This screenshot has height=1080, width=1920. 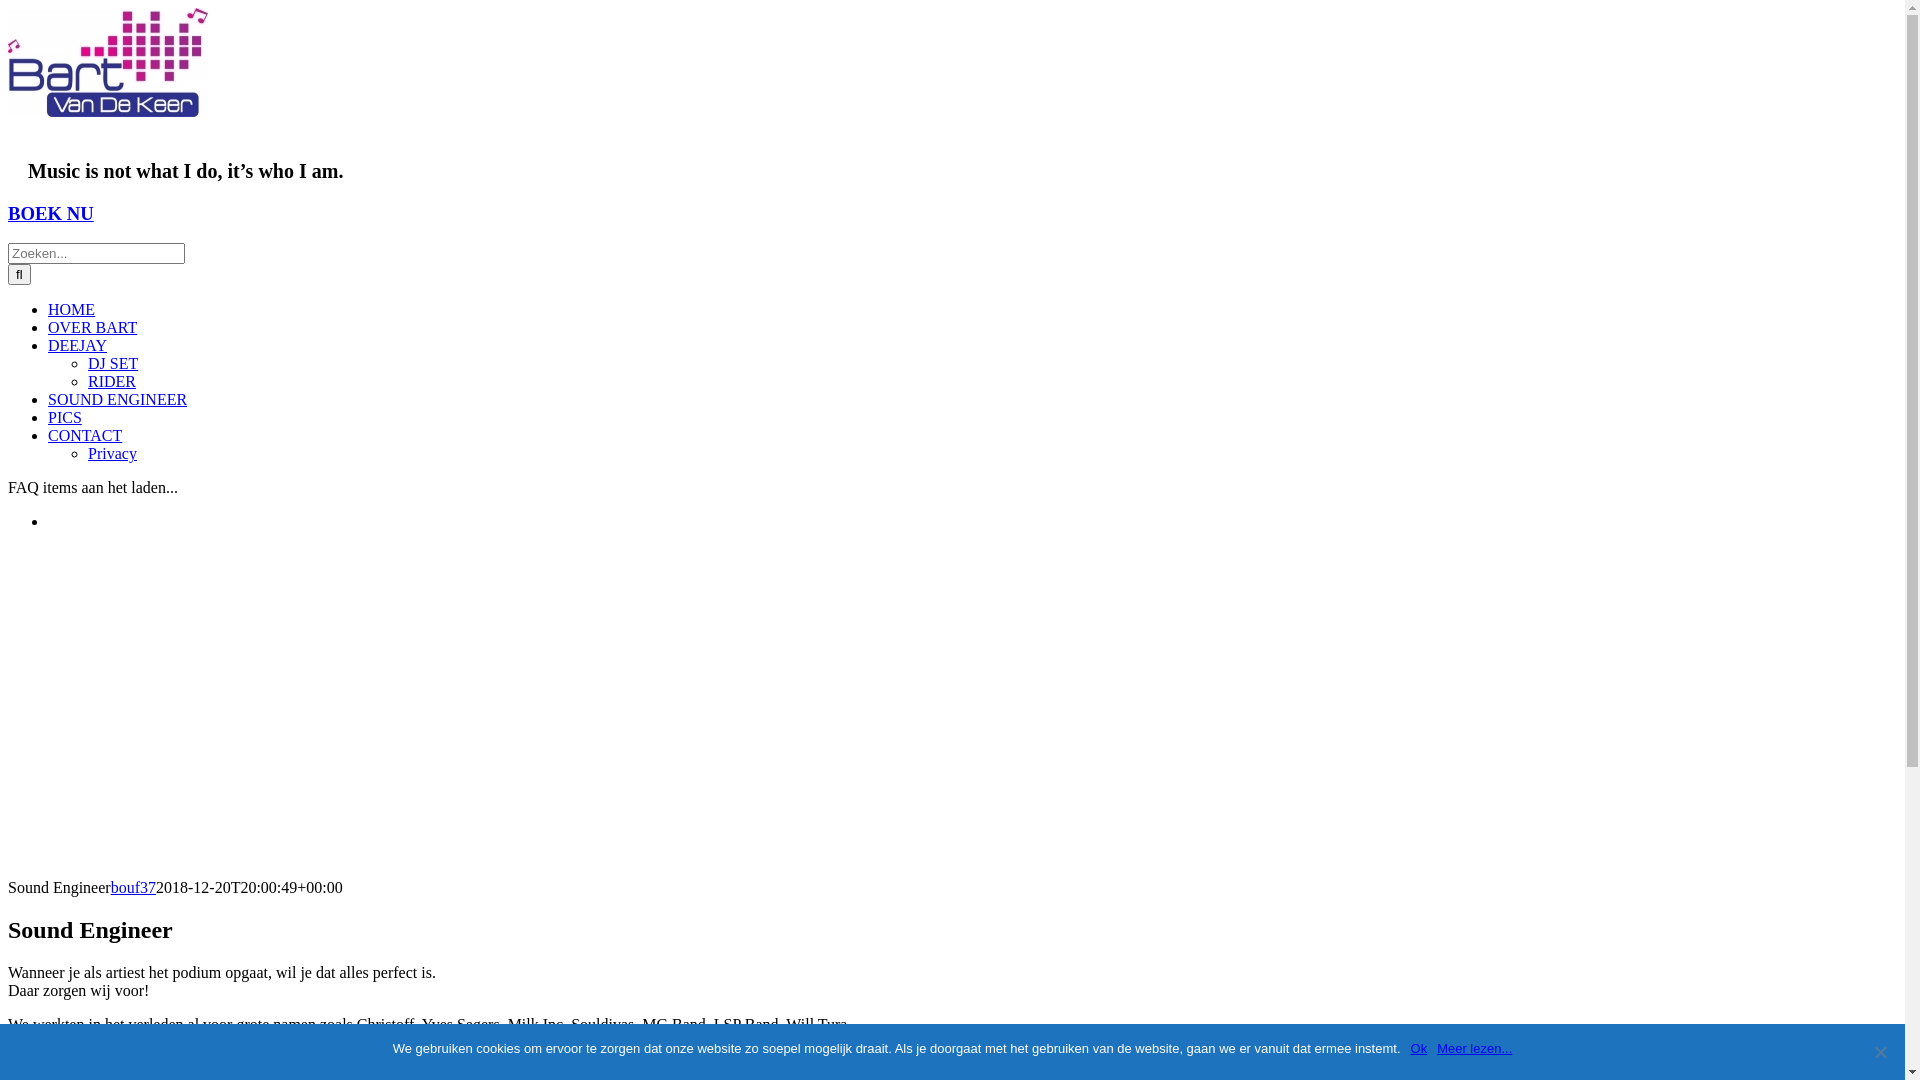 What do you see at coordinates (112, 363) in the screenshot?
I see `'DJ SET'` at bounding box center [112, 363].